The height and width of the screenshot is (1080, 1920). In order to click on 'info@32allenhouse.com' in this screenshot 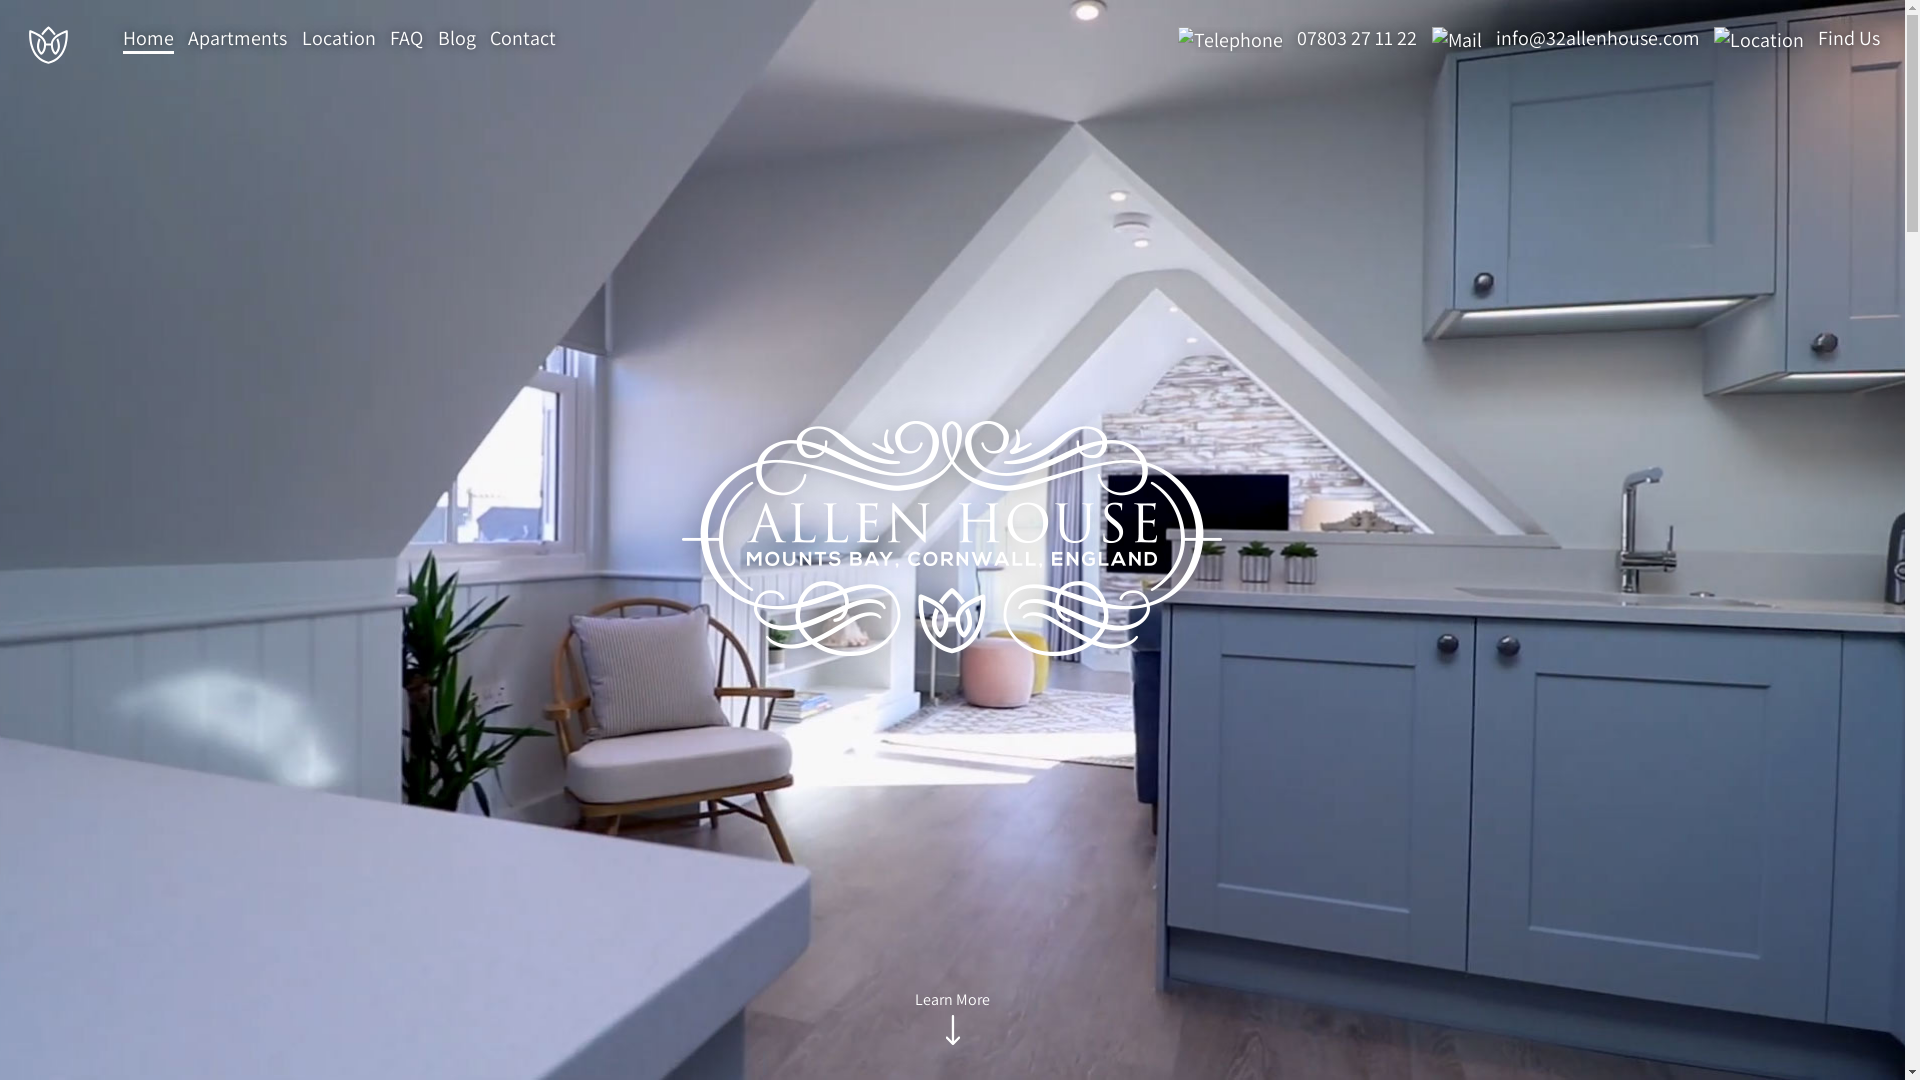, I will do `click(1559, 38)`.